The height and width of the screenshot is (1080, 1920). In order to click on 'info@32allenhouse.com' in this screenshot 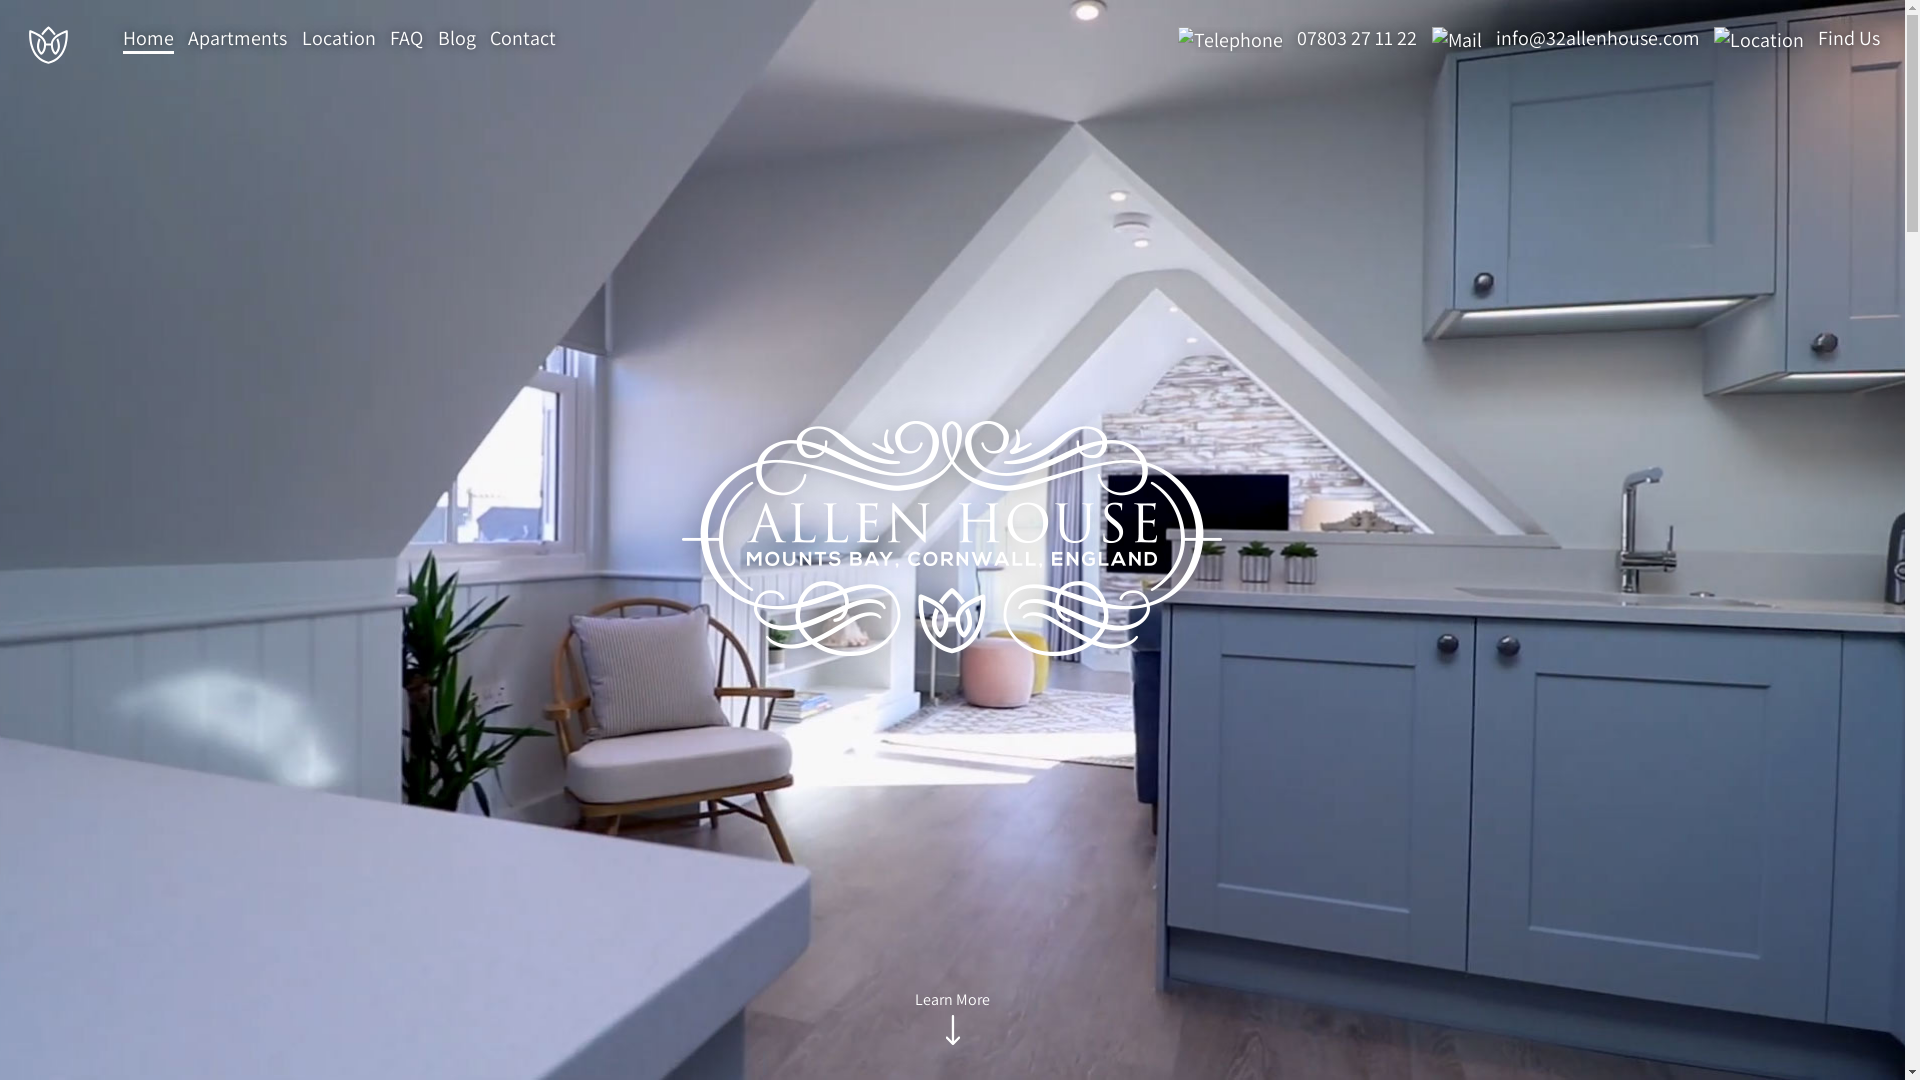, I will do `click(1559, 38)`.